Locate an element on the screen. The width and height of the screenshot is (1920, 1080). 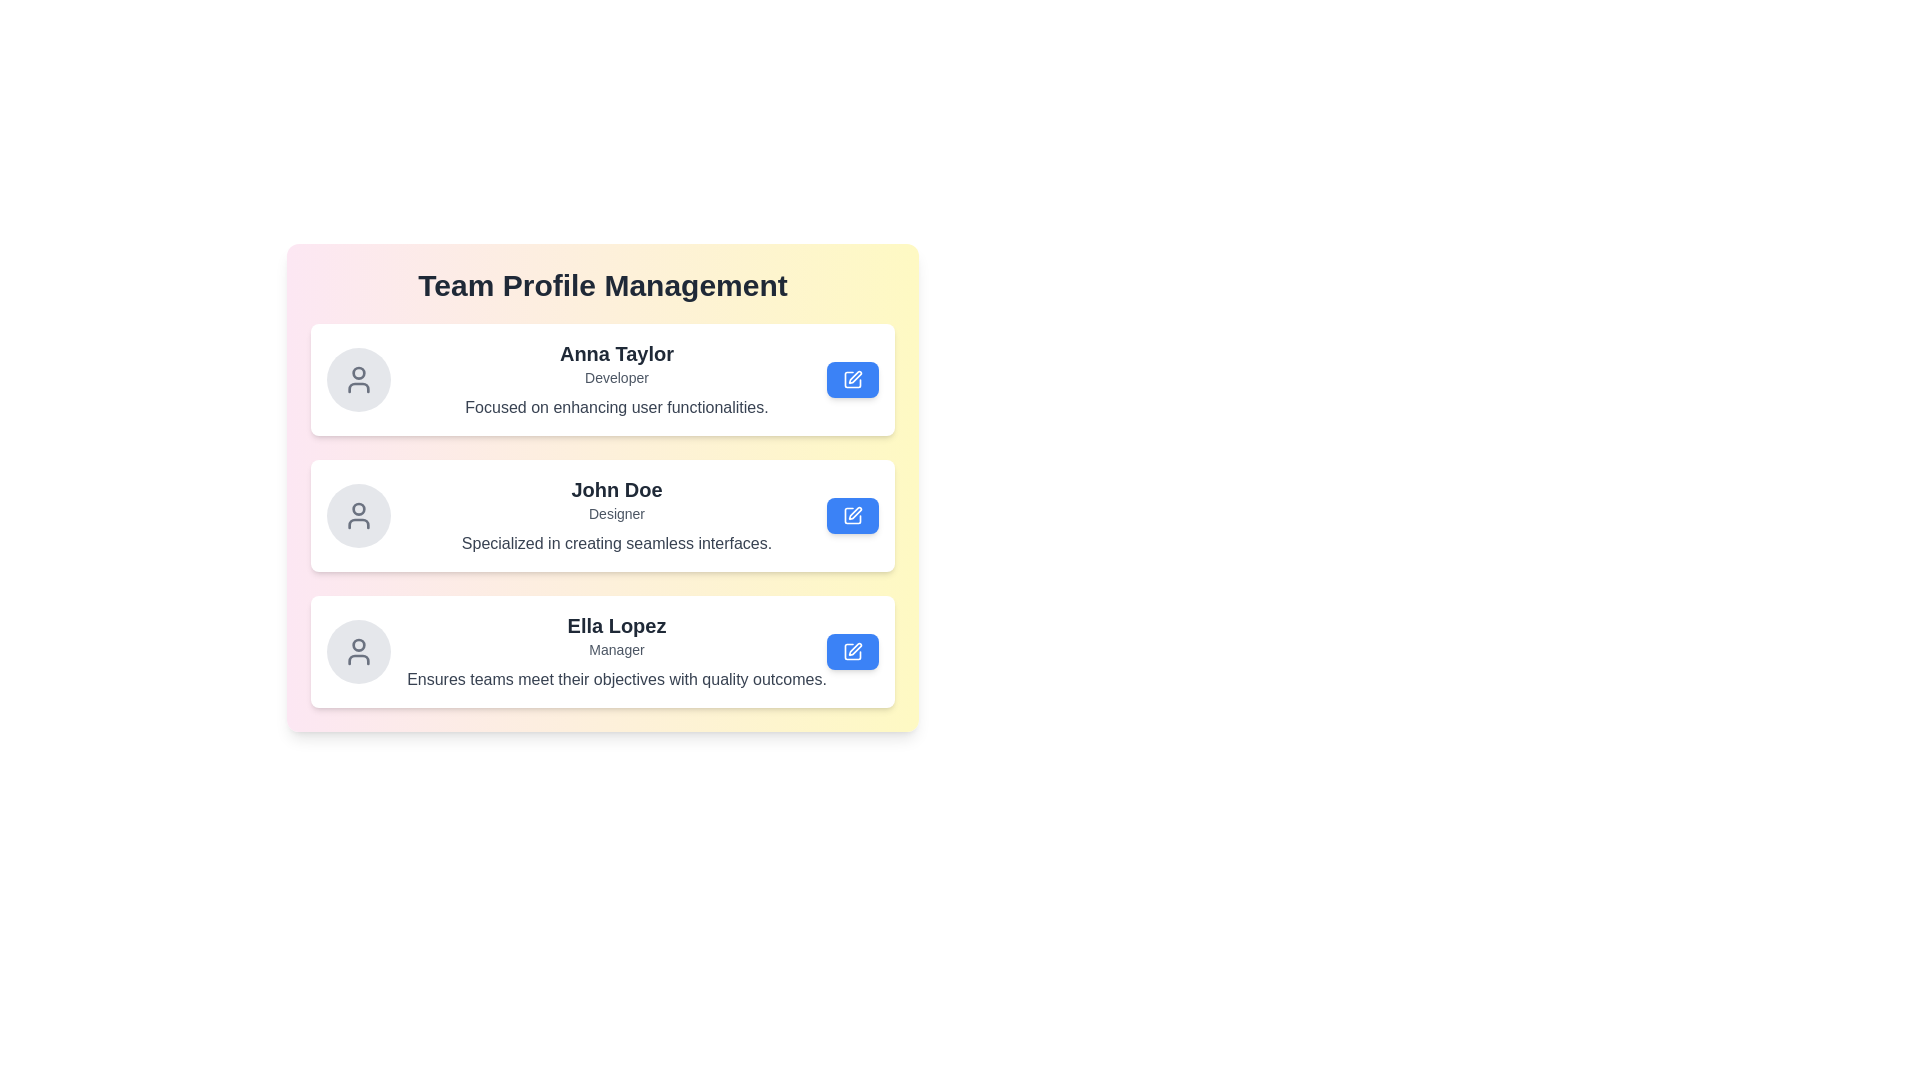
the edit button for the profile of Anna Taylor is located at coordinates (853, 380).